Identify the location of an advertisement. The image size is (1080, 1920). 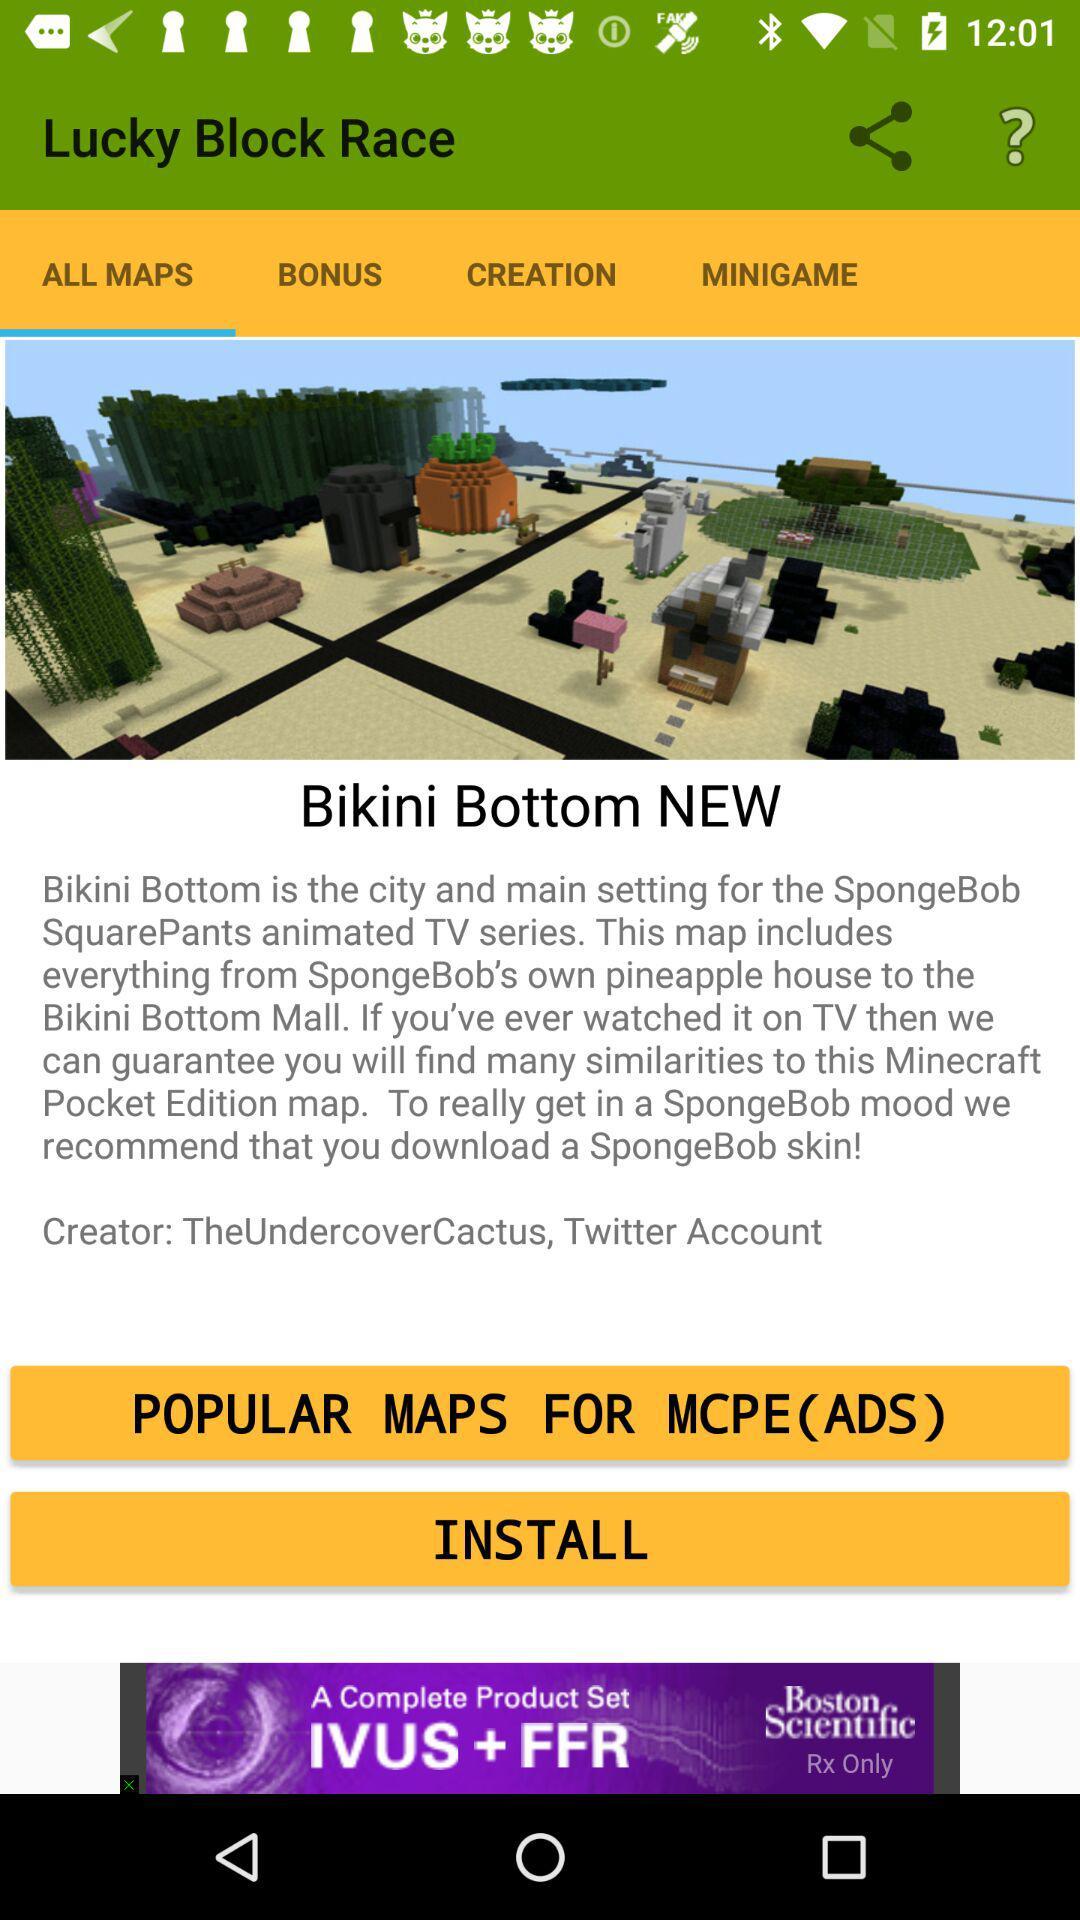
(540, 1727).